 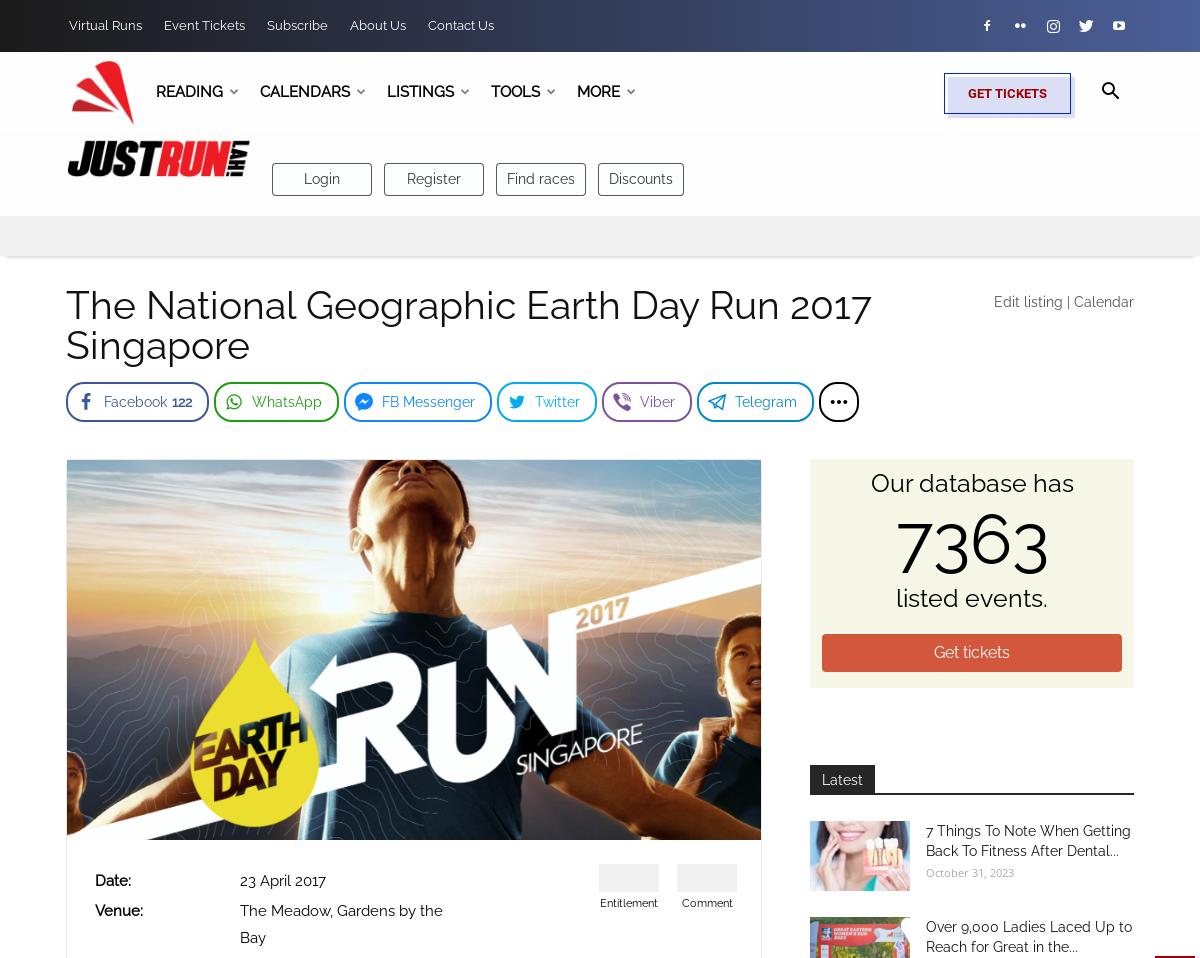 What do you see at coordinates (1073, 301) in the screenshot?
I see `'Calendar'` at bounding box center [1073, 301].